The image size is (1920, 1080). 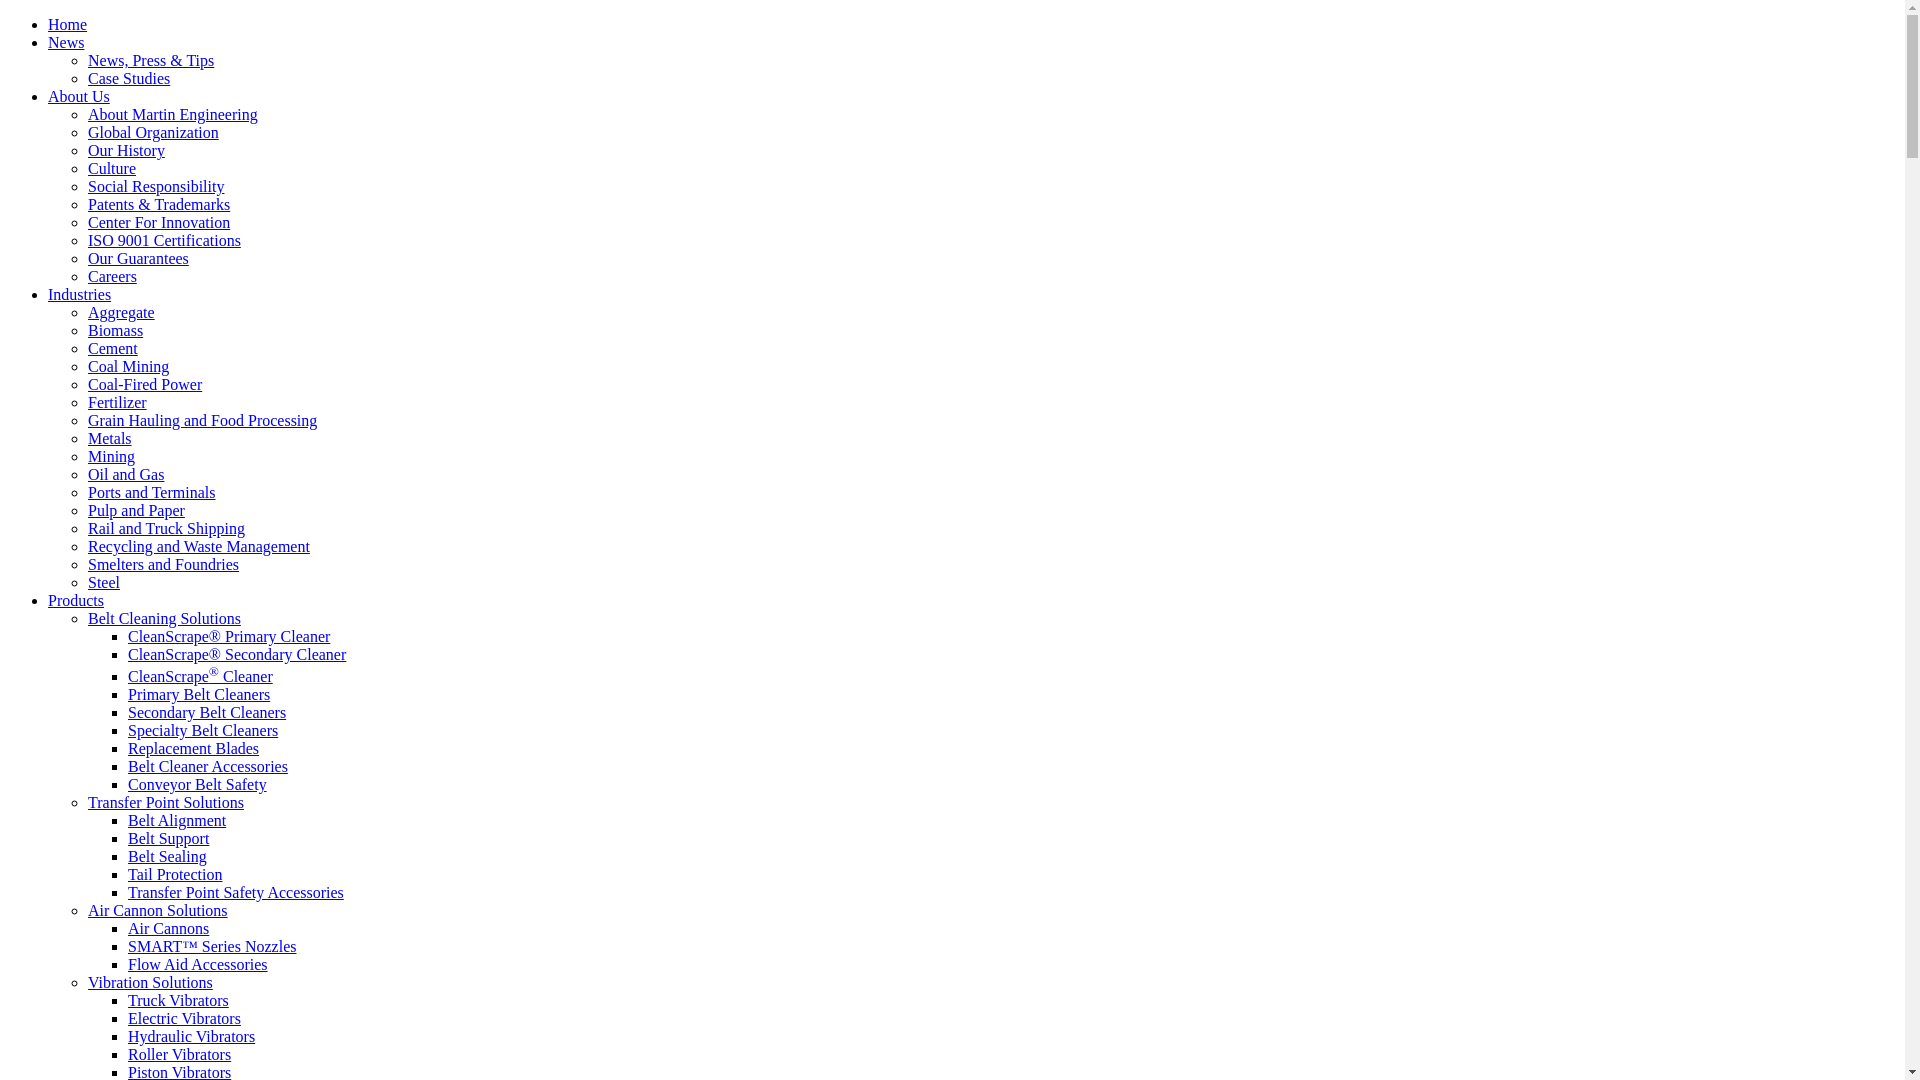 What do you see at coordinates (150, 492) in the screenshot?
I see `'Ports and Terminals'` at bounding box center [150, 492].